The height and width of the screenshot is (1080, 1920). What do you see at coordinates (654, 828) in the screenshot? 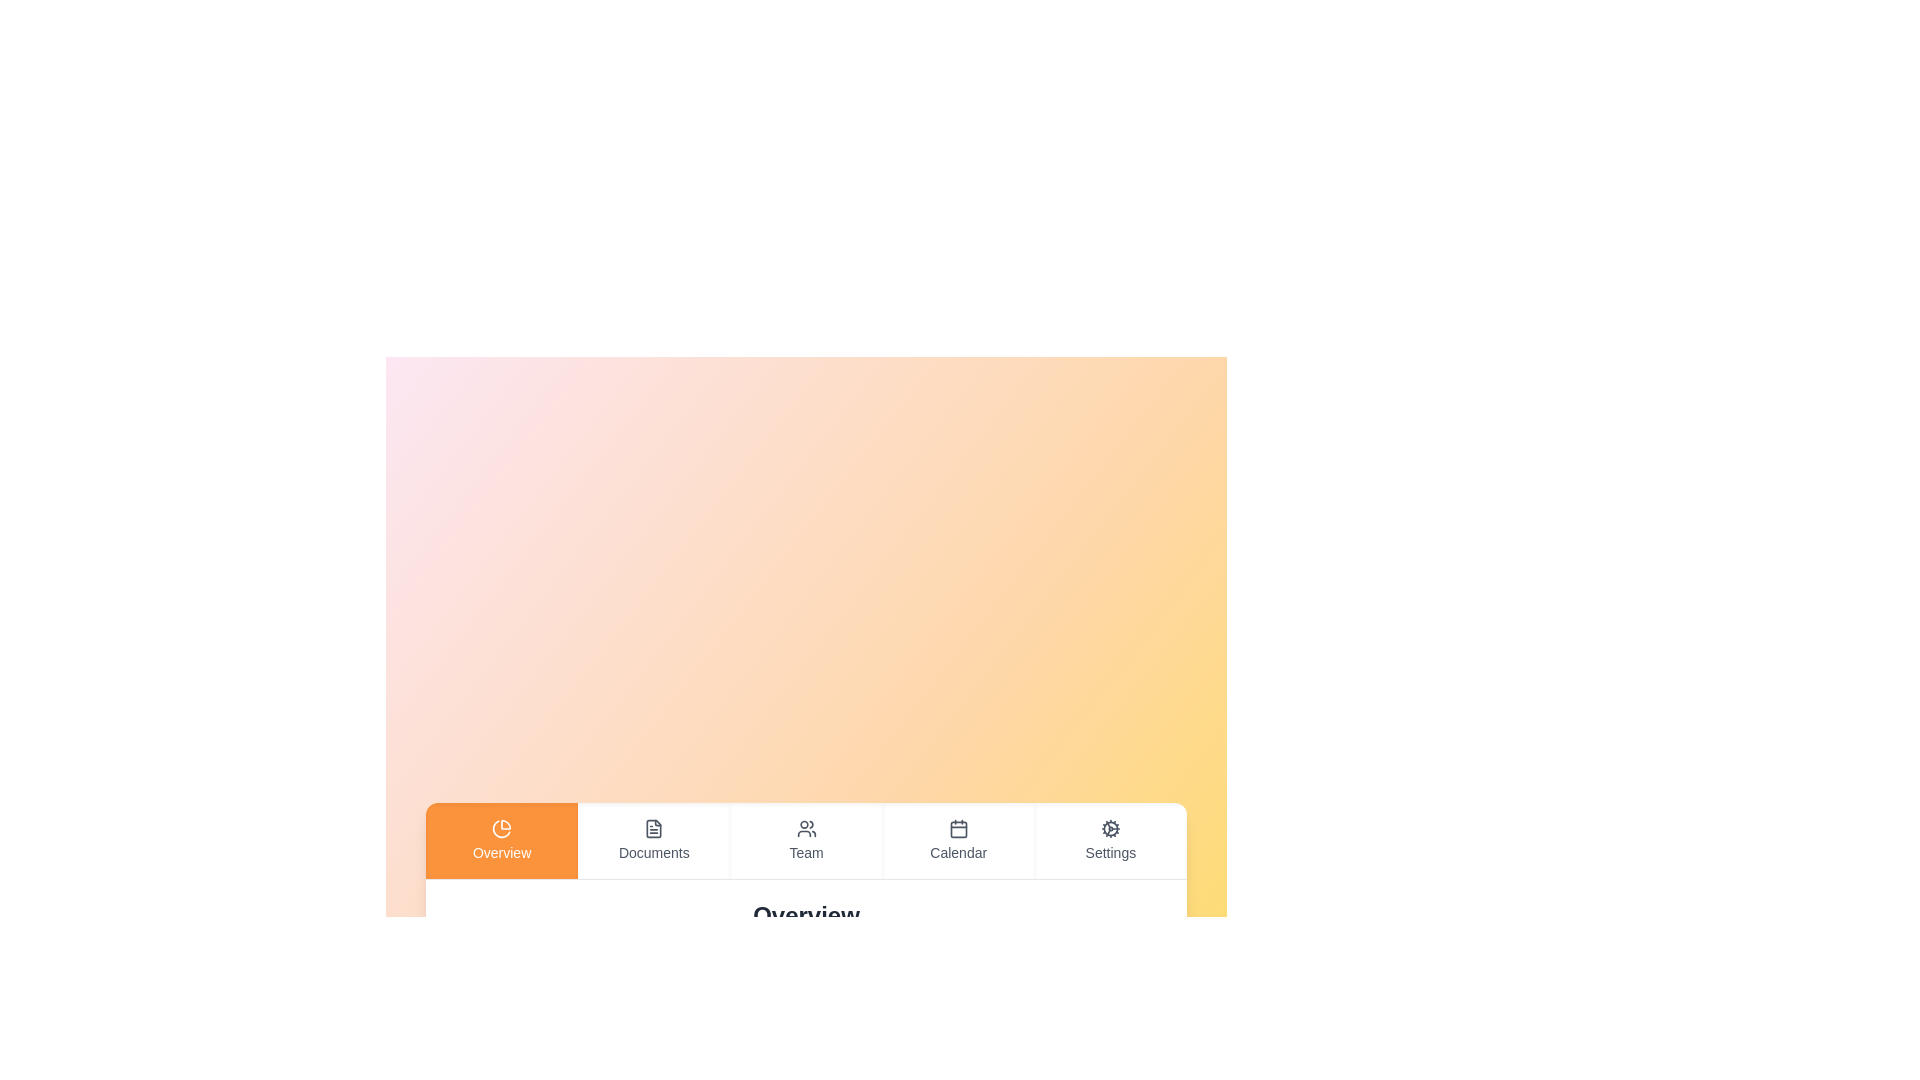
I see `the document icon in the 'Documents' tab located in the bottom navigation bar` at bounding box center [654, 828].